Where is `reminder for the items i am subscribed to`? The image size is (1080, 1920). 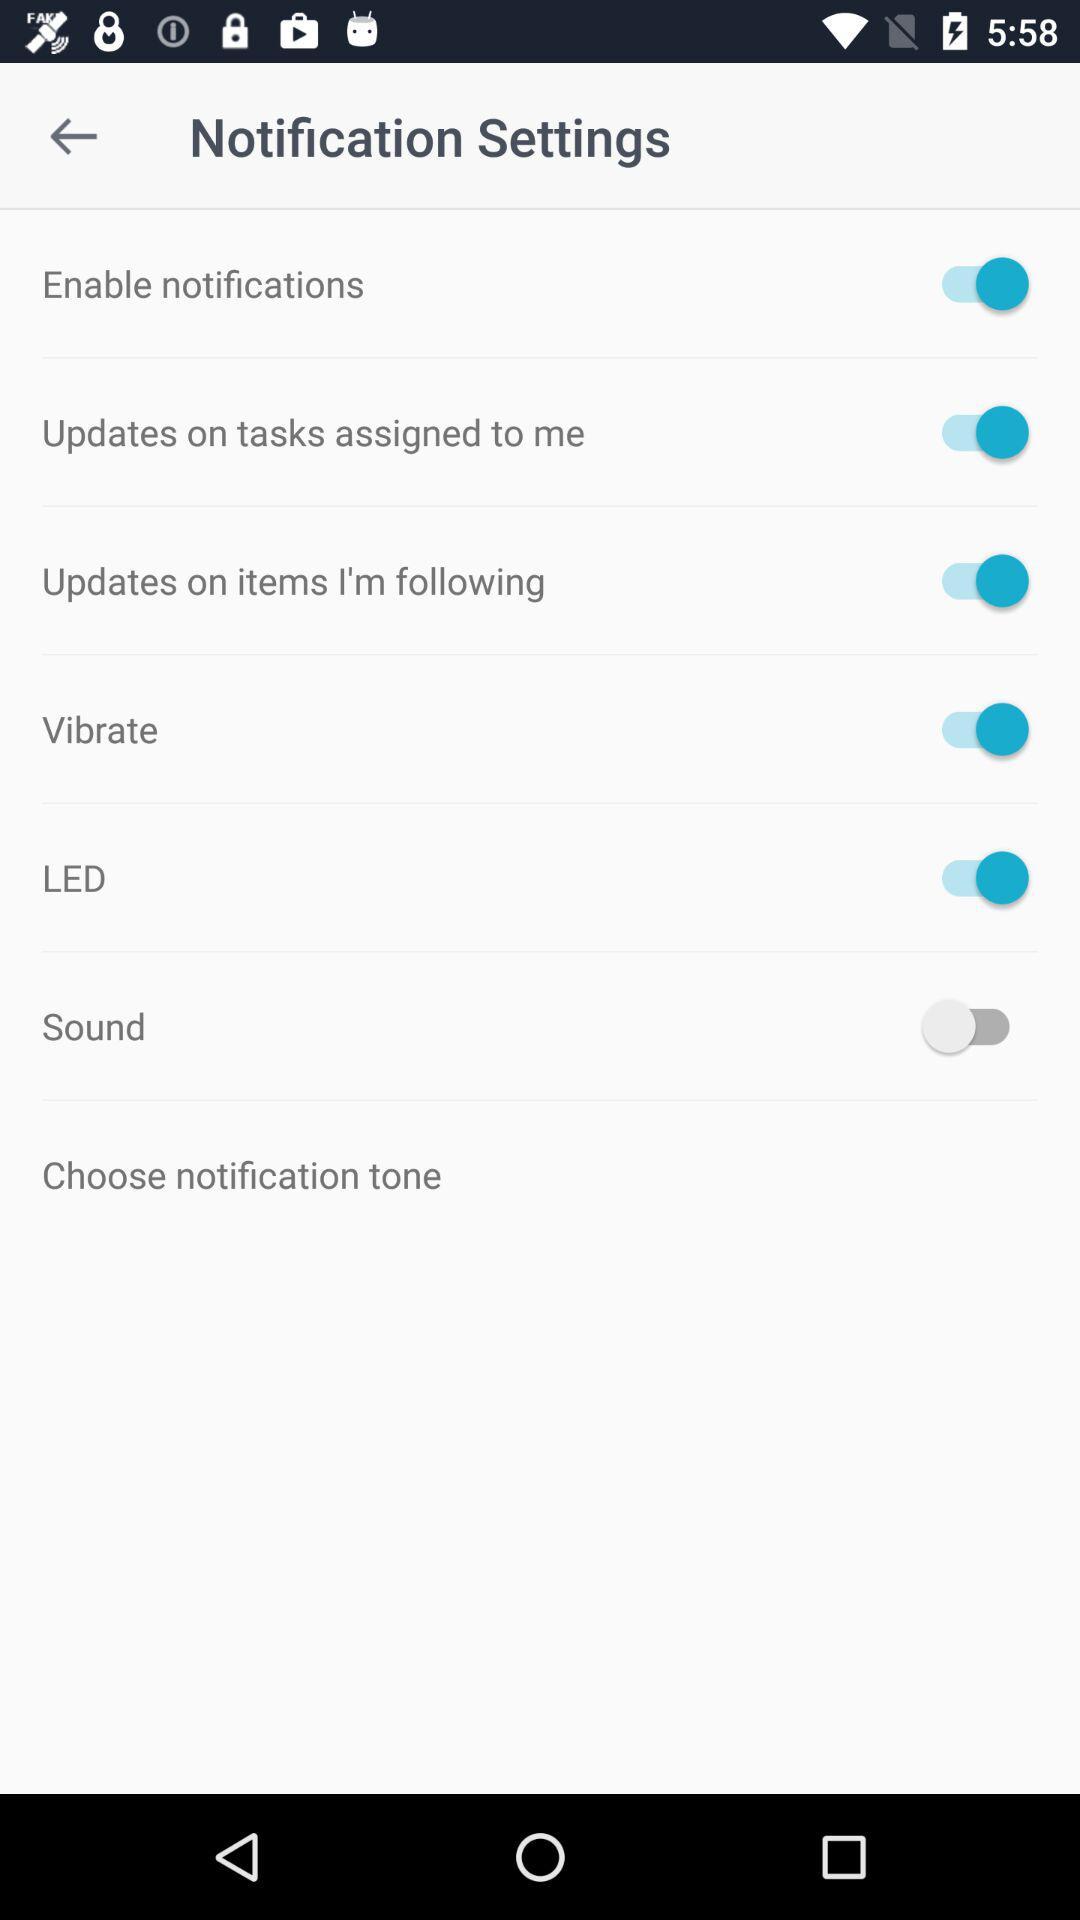
reminder for the items i am subscribed to is located at coordinates (974, 579).